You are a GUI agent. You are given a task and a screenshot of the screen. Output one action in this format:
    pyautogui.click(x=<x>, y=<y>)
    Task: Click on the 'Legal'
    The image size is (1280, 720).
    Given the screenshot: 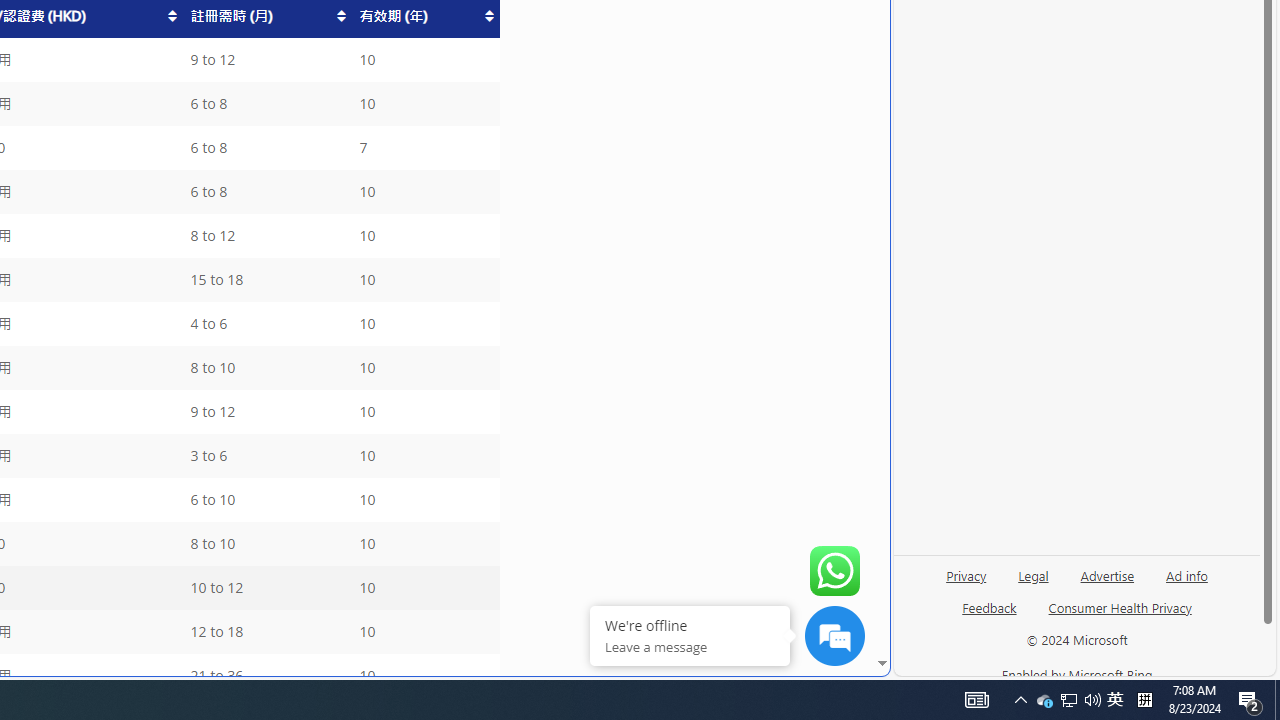 What is the action you would take?
    pyautogui.click(x=1033, y=583)
    